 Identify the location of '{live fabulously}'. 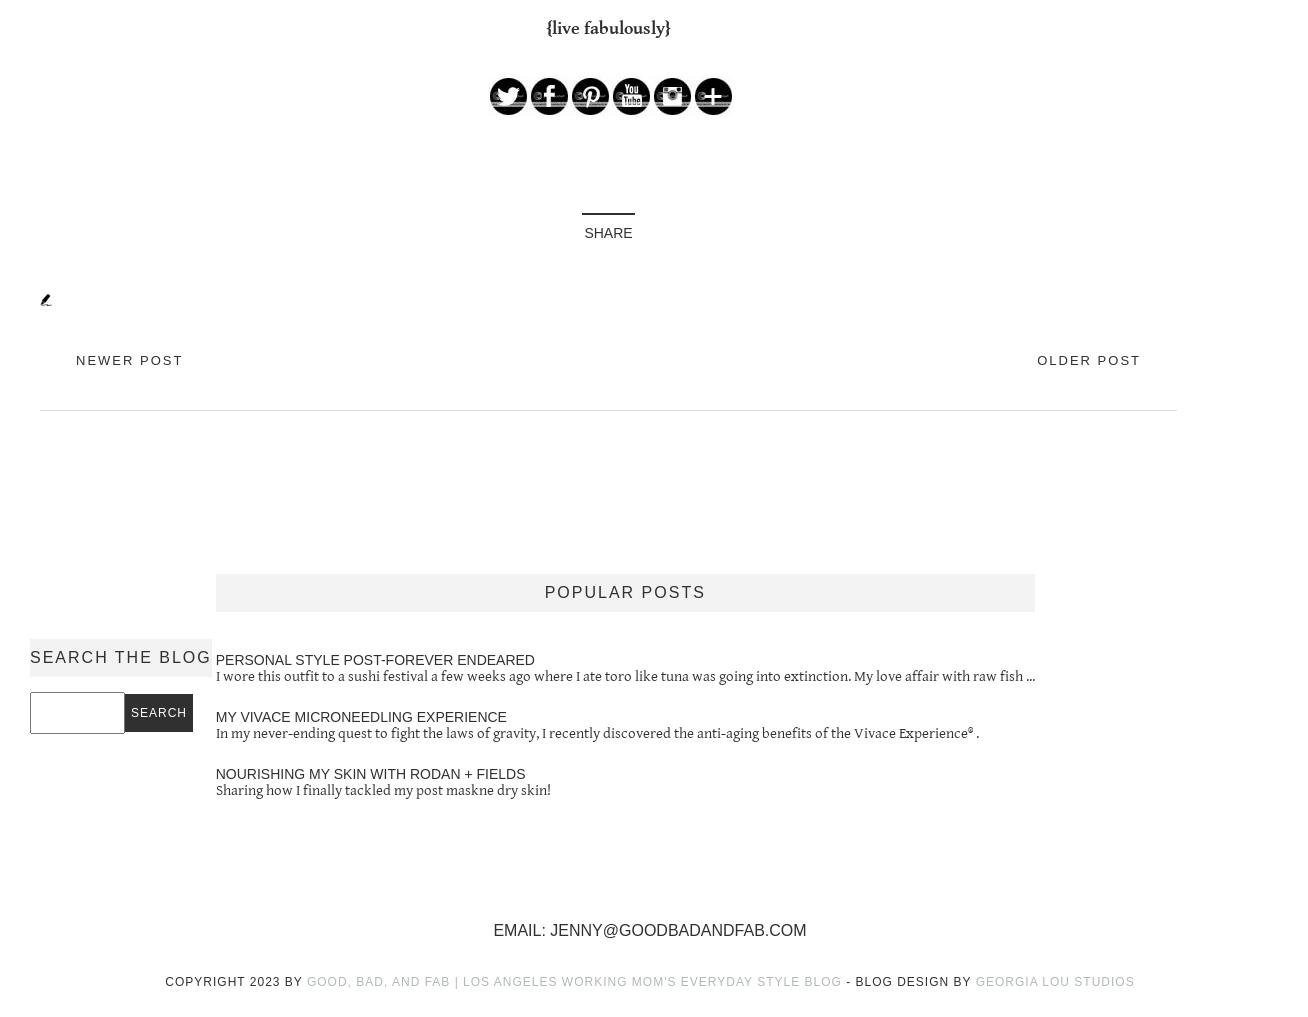
(607, 26).